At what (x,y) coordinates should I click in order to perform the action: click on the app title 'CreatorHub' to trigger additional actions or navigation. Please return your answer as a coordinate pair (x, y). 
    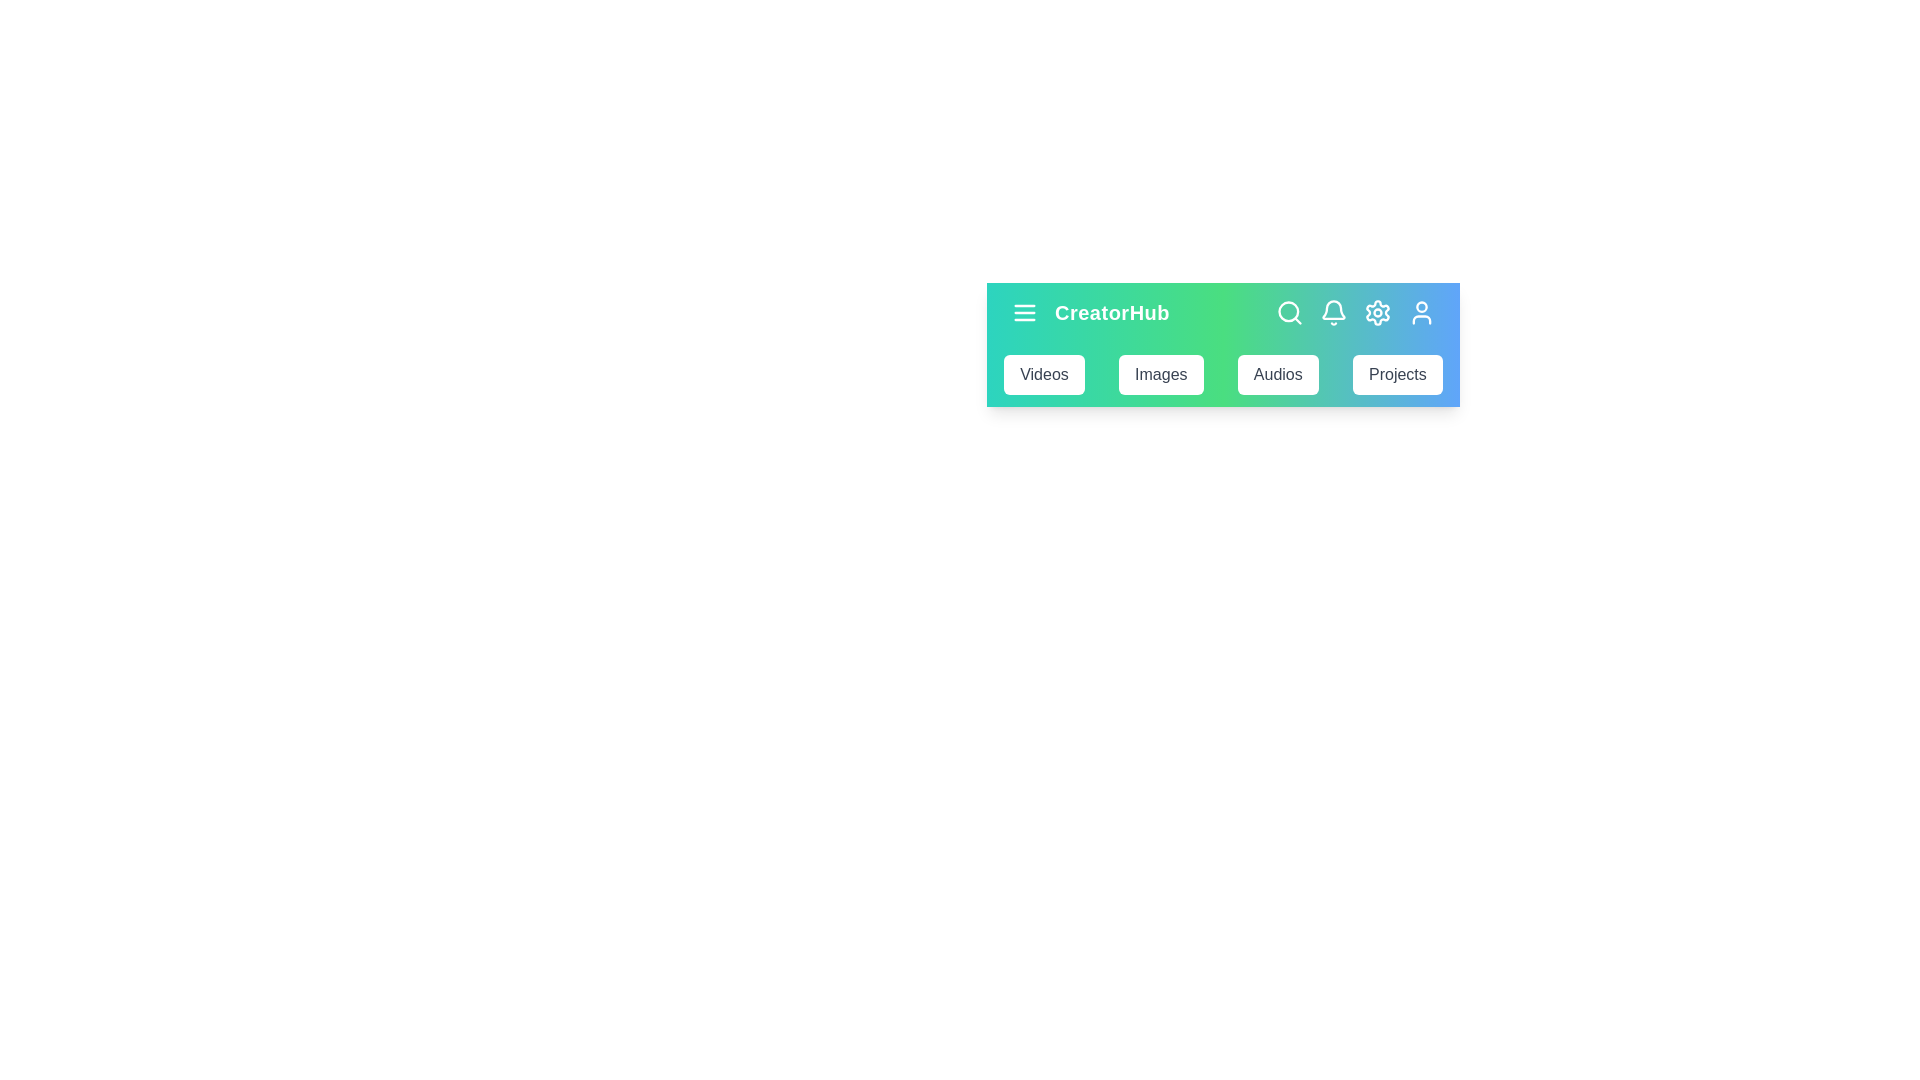
    Looking at the image, I should click on (1111, 312).